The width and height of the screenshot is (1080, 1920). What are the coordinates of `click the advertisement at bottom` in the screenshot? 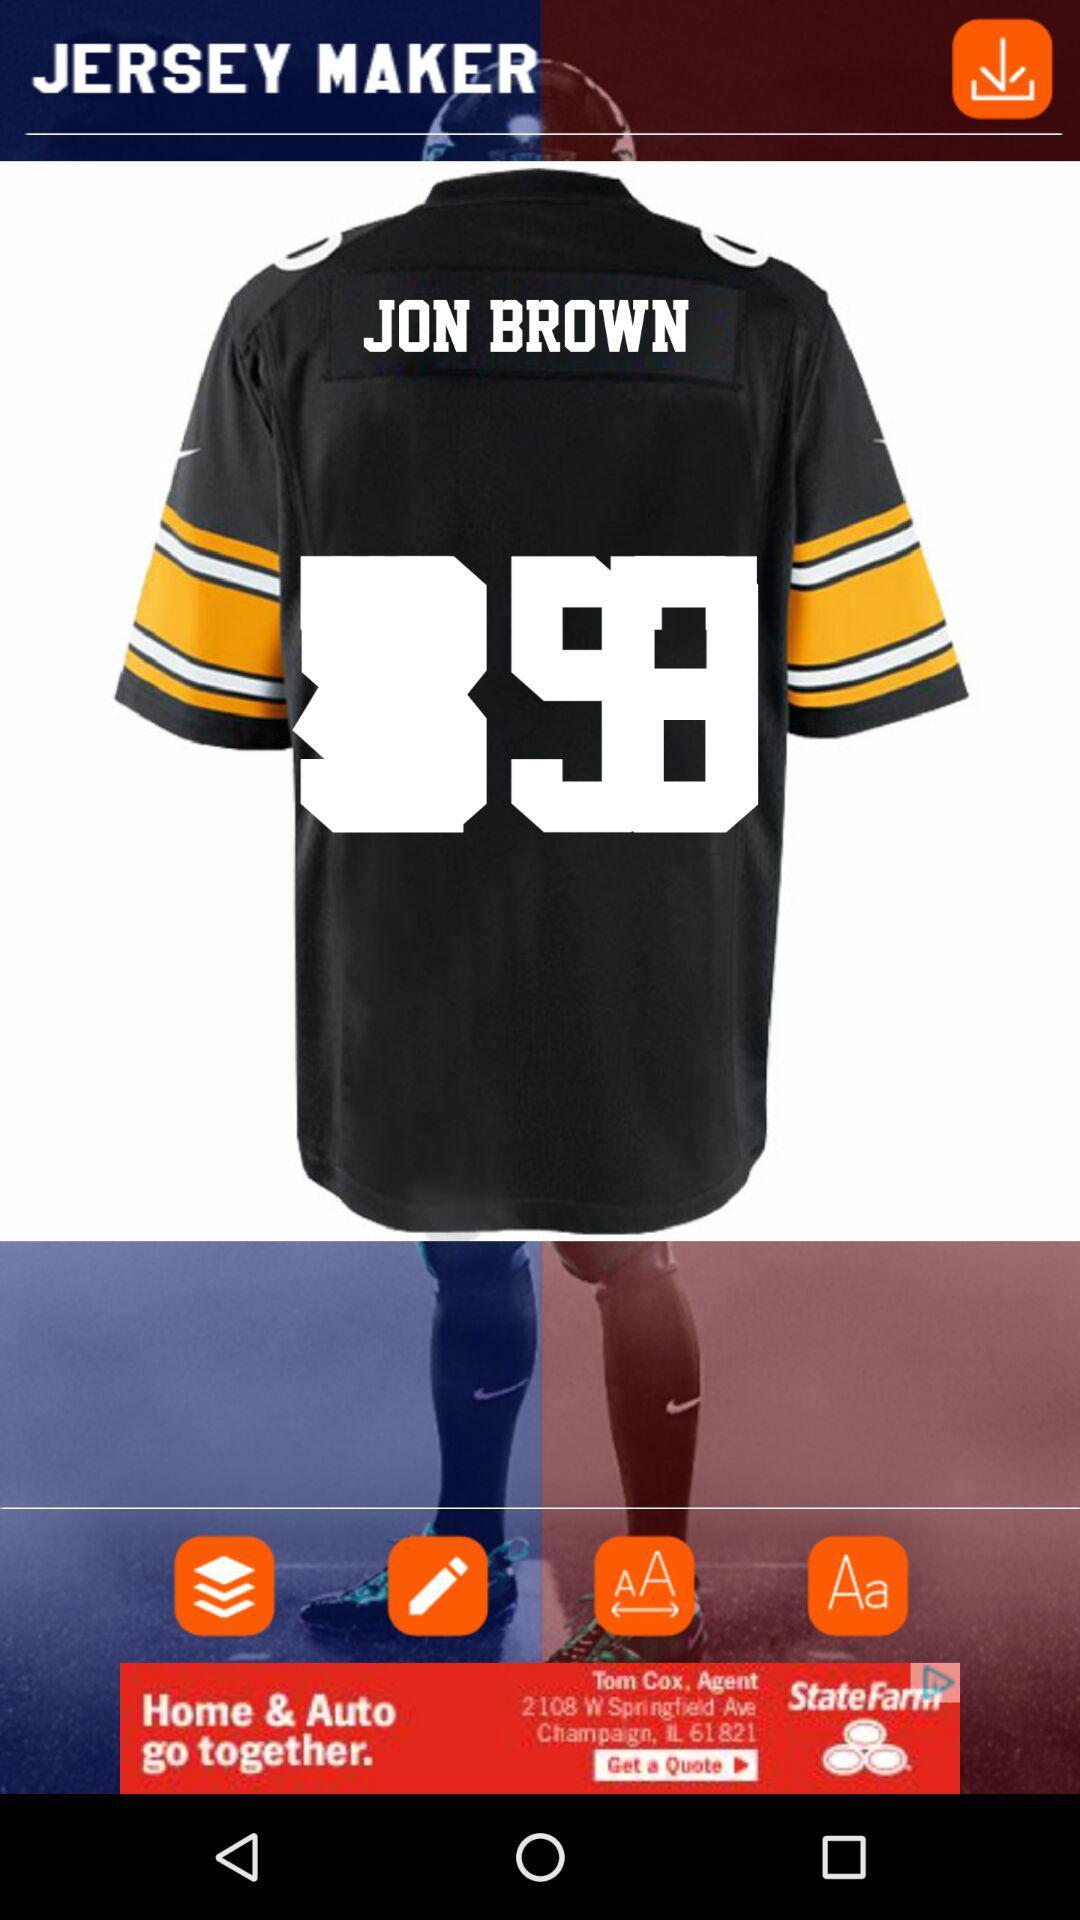 It's located at (540, 1727).